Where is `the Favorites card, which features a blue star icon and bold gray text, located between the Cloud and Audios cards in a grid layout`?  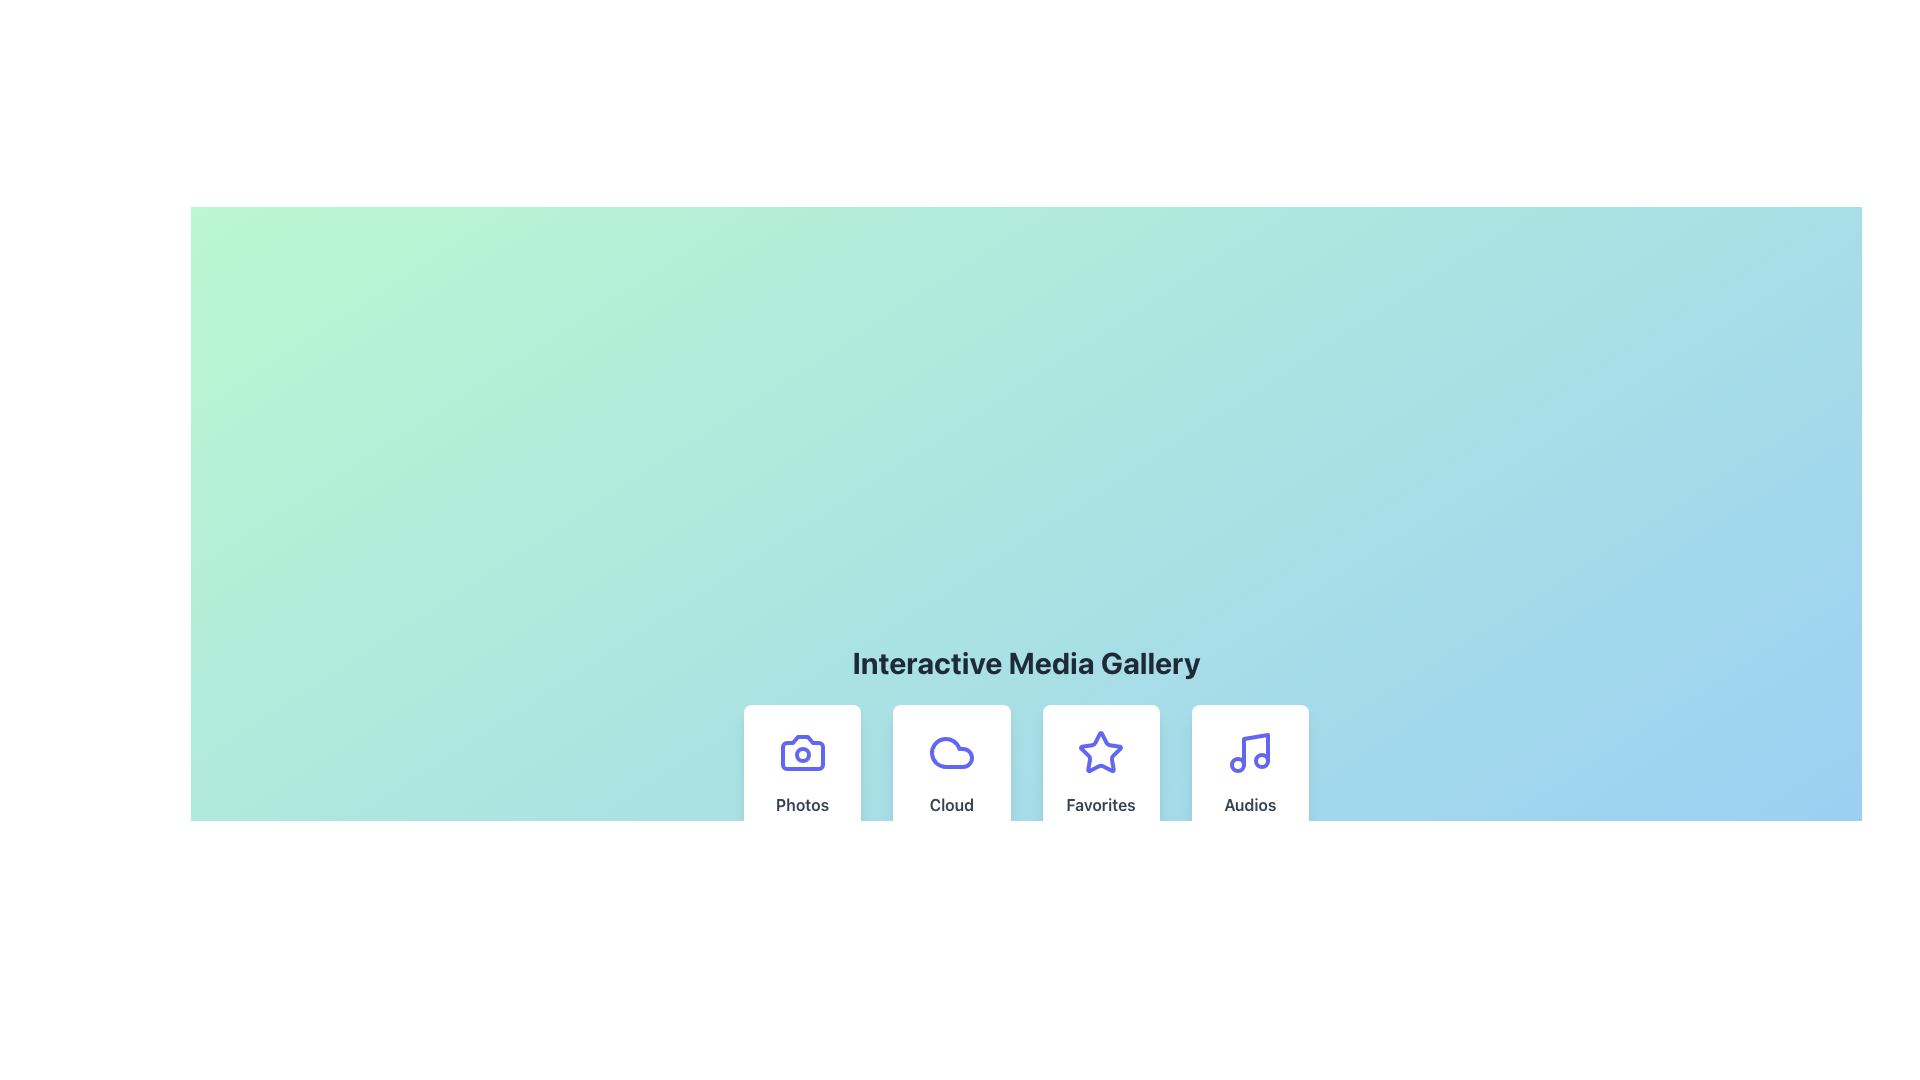
the Favorites card, which features a blue star icon and bold gray text, located between the Cloud and Audios cards in a grid layout is located at coordinates (1100, 775).